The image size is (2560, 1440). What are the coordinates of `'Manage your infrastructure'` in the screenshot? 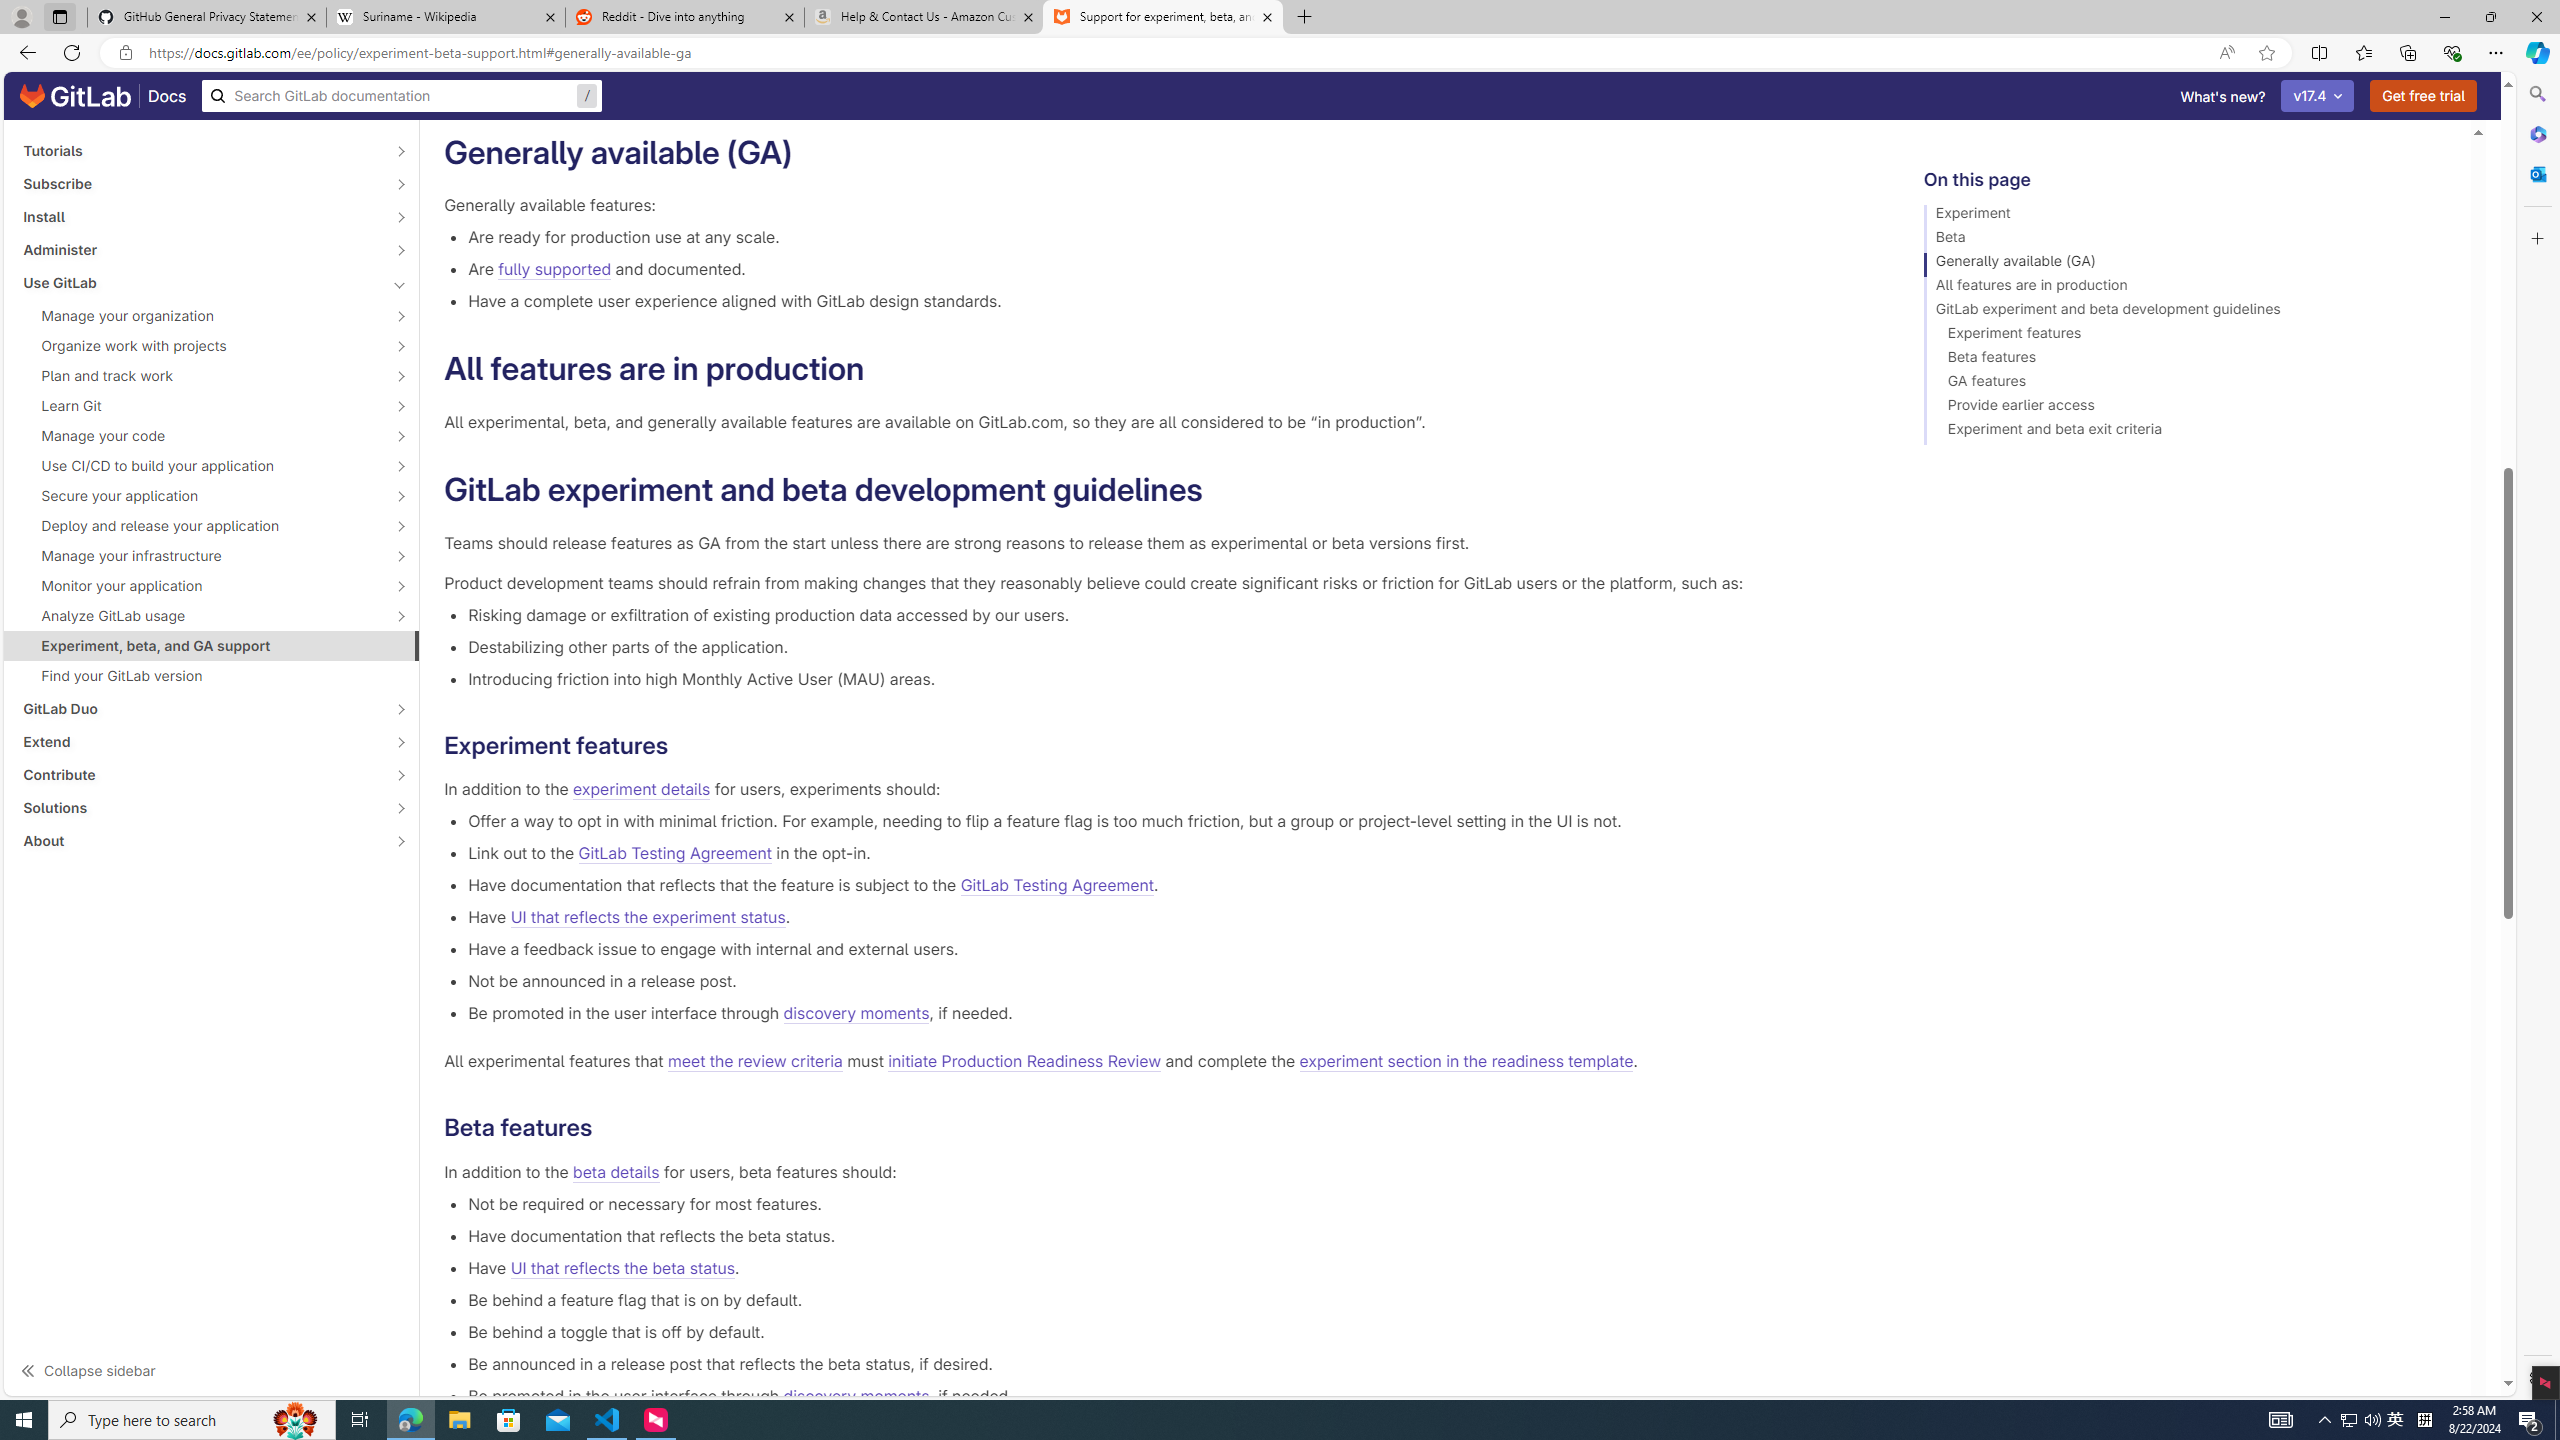 It's located at (199, 555).